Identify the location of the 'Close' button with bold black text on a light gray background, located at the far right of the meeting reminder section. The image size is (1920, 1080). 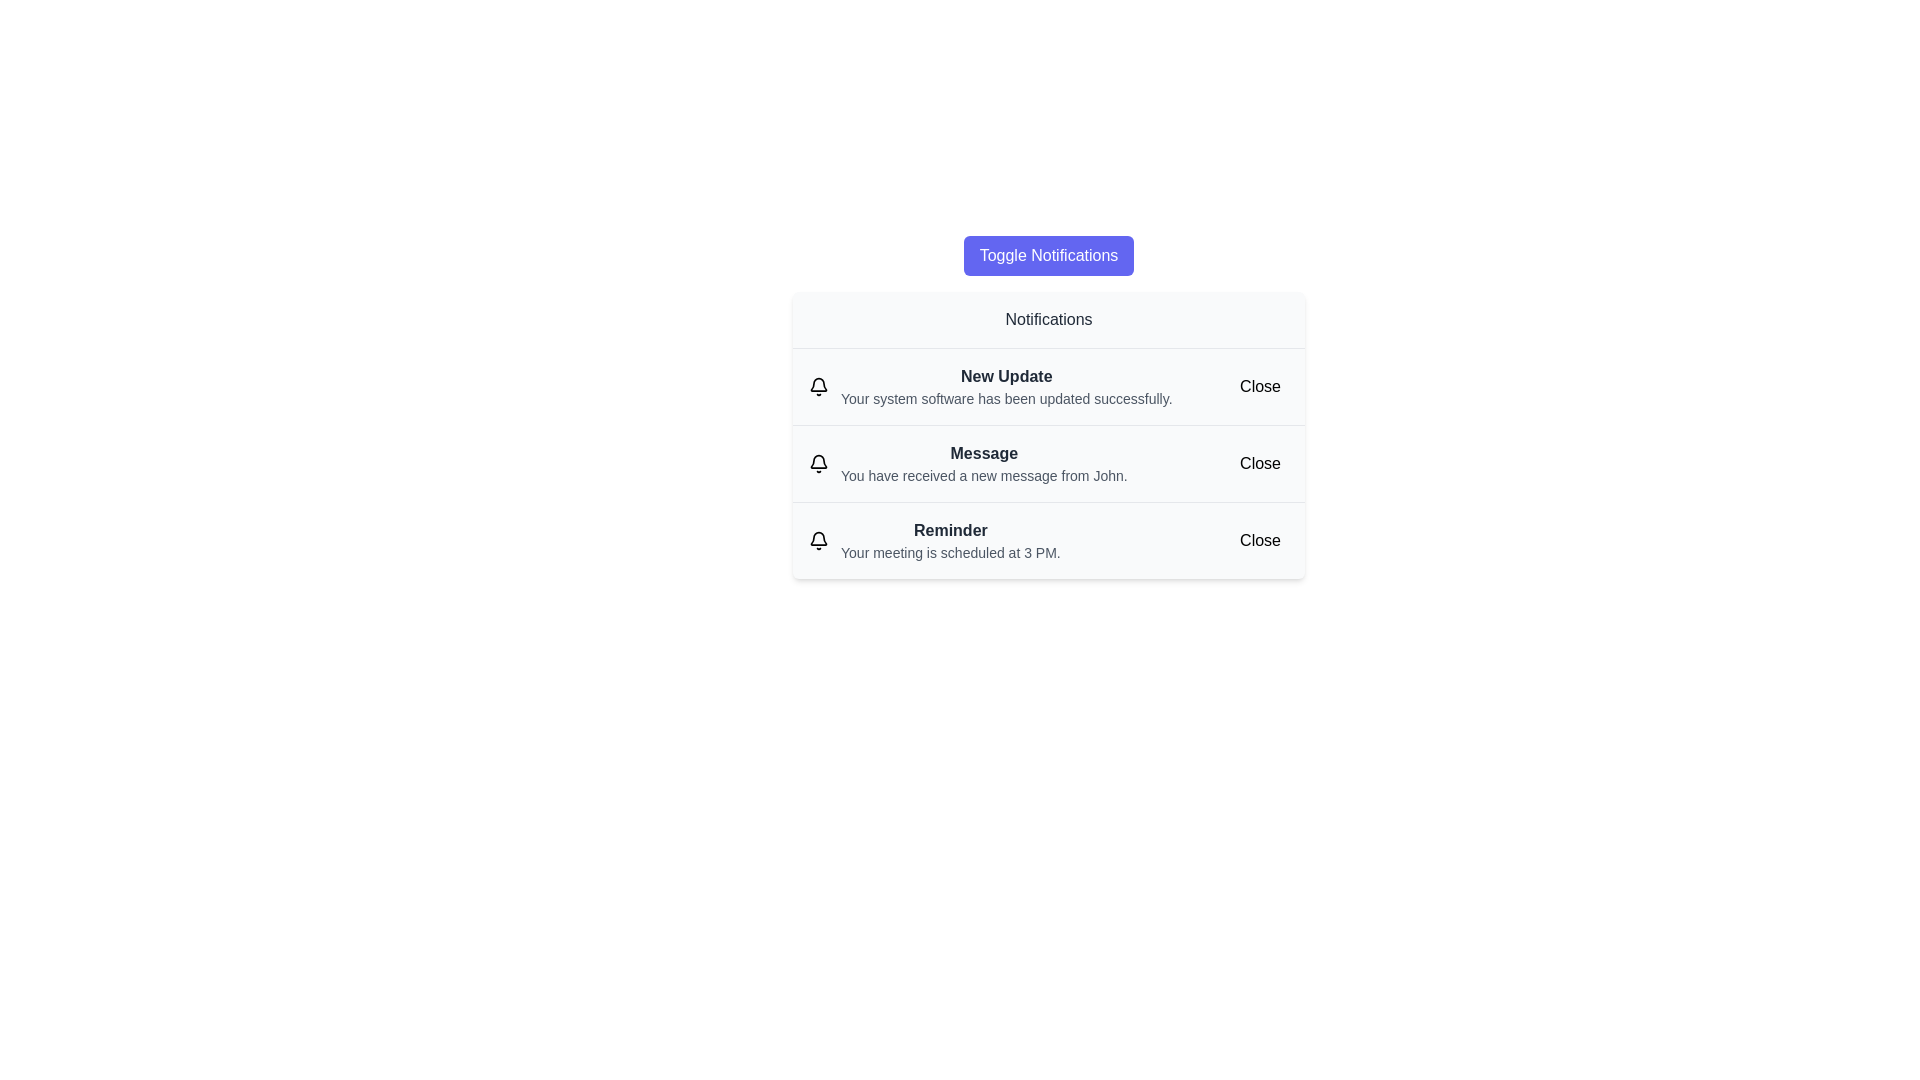
(1259, 540).